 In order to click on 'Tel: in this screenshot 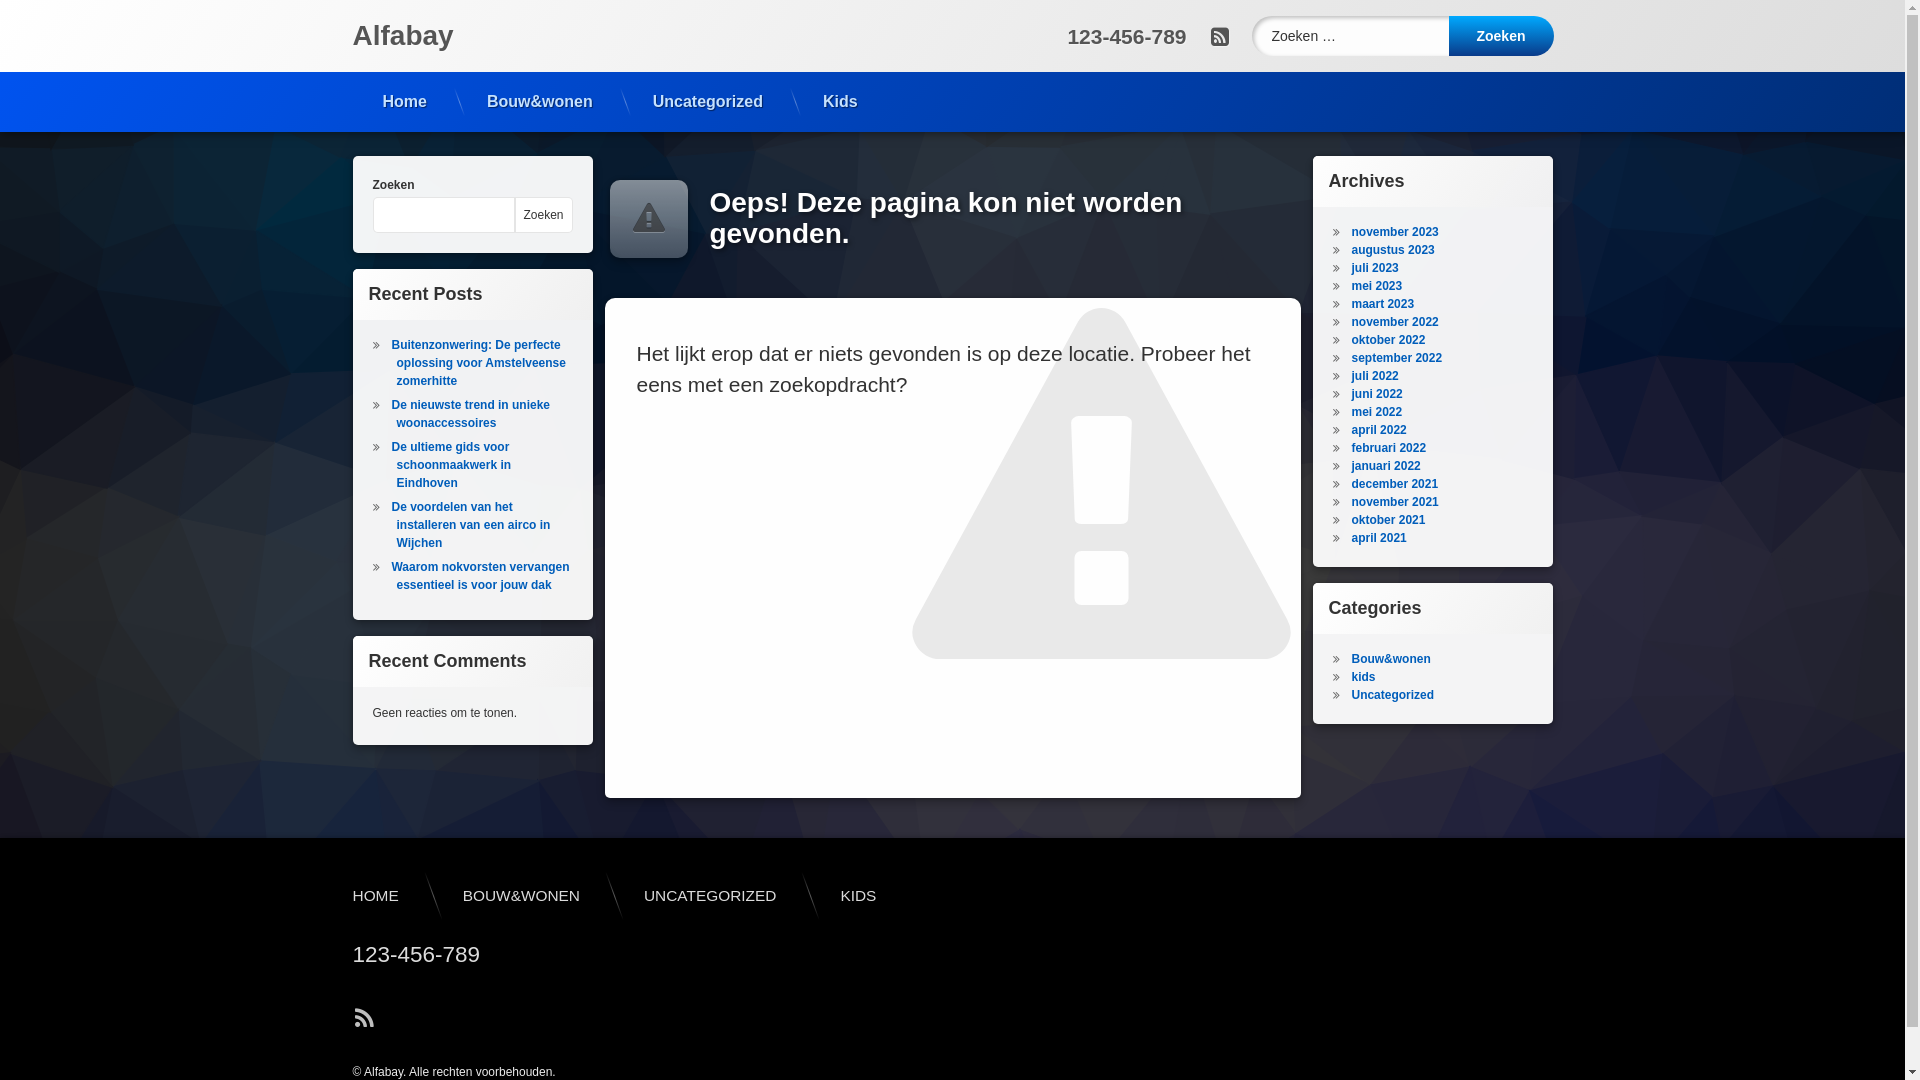, I will do `click(336, 954)`.